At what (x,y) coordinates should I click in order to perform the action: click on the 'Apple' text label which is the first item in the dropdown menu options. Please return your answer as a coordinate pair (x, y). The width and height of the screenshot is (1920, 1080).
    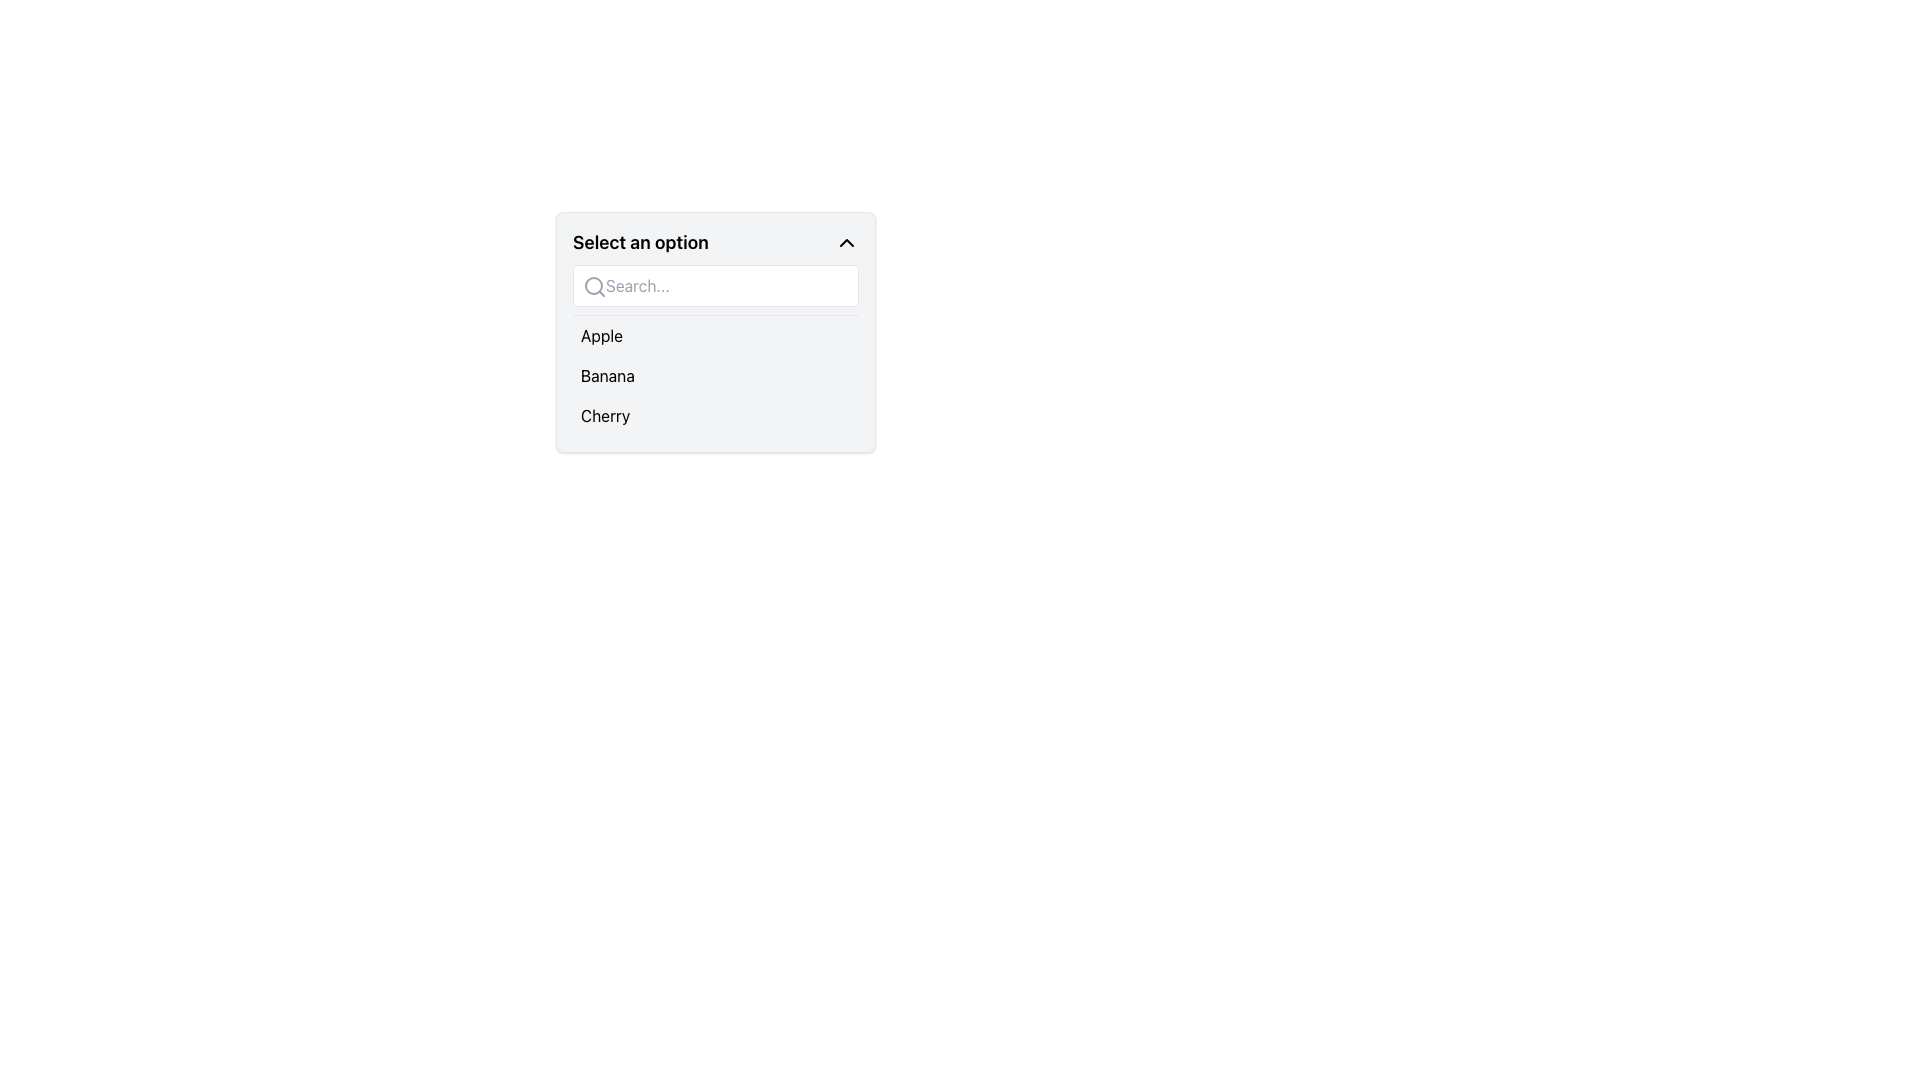
    Looking at the image, I should click on (600, 334).